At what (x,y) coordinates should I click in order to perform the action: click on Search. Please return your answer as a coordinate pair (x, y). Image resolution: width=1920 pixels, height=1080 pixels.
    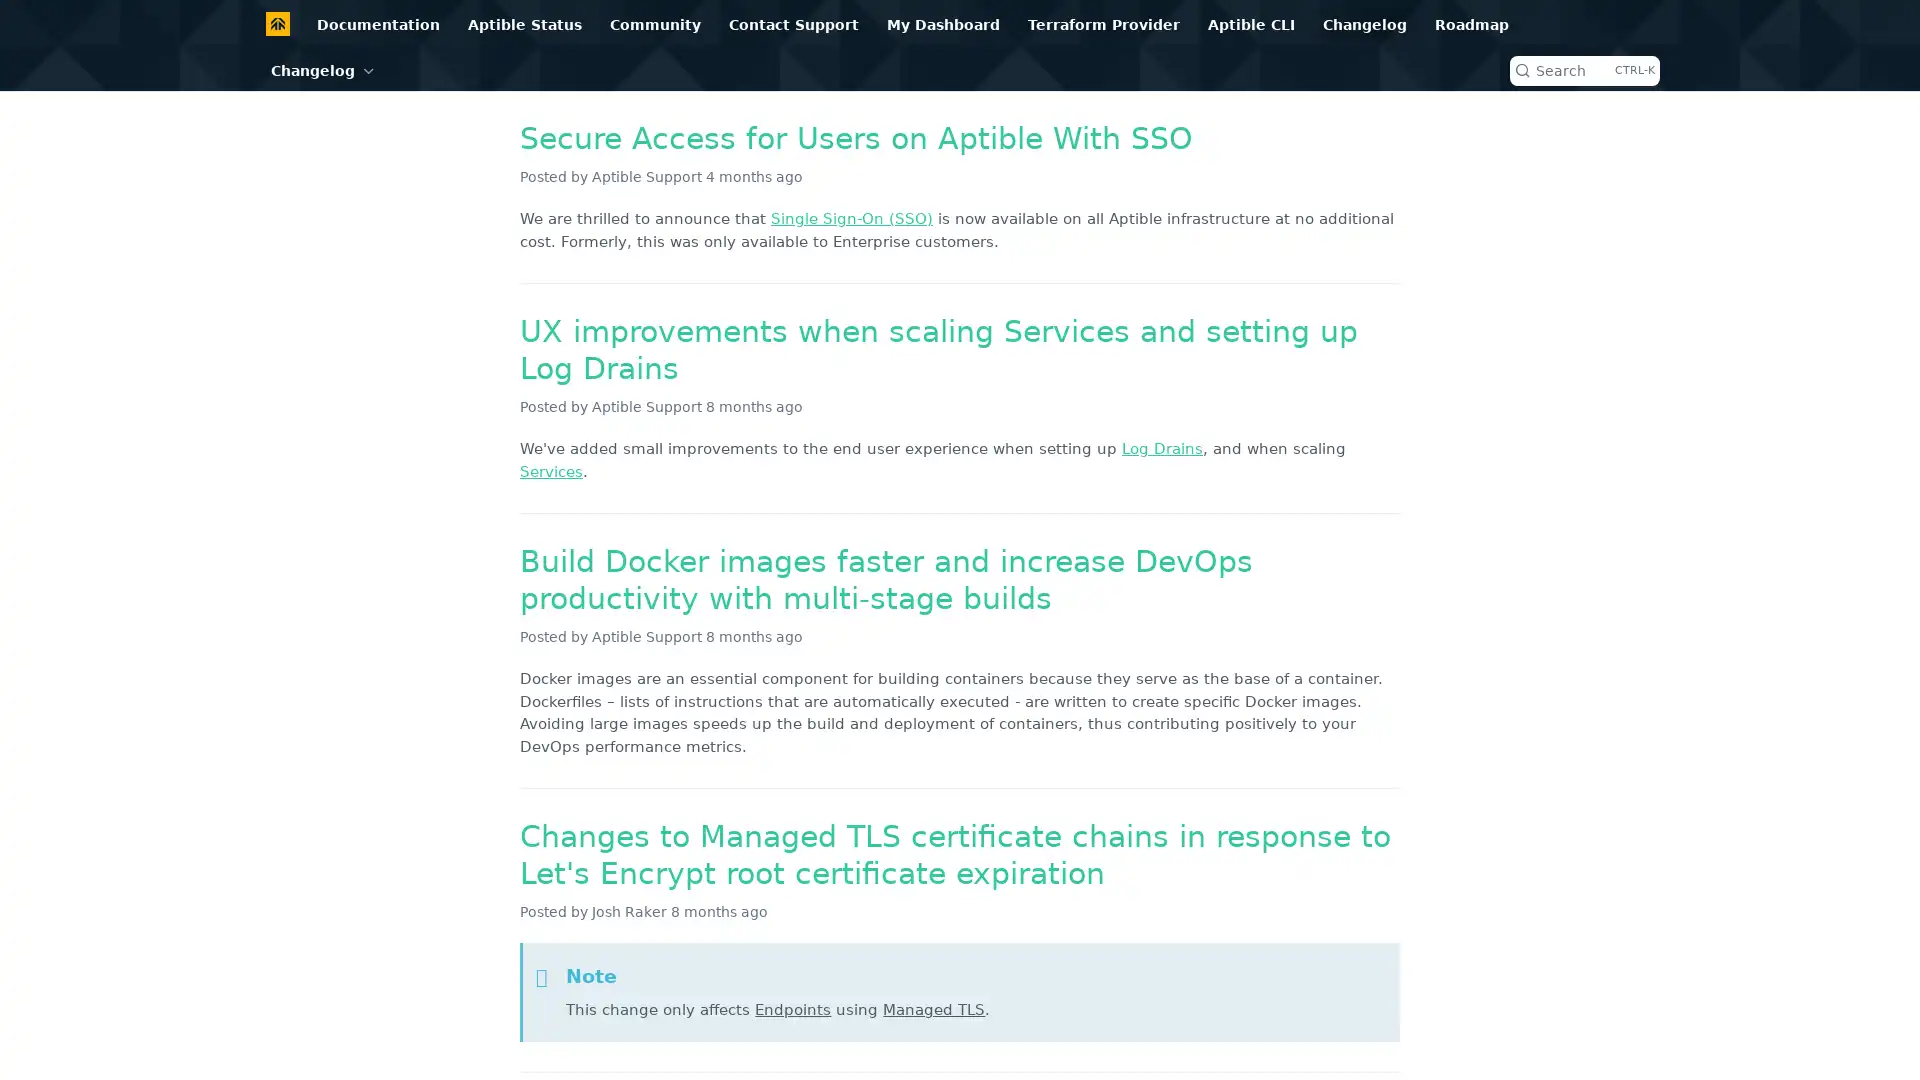
    Looking at the image, I should click on (1583, 69).